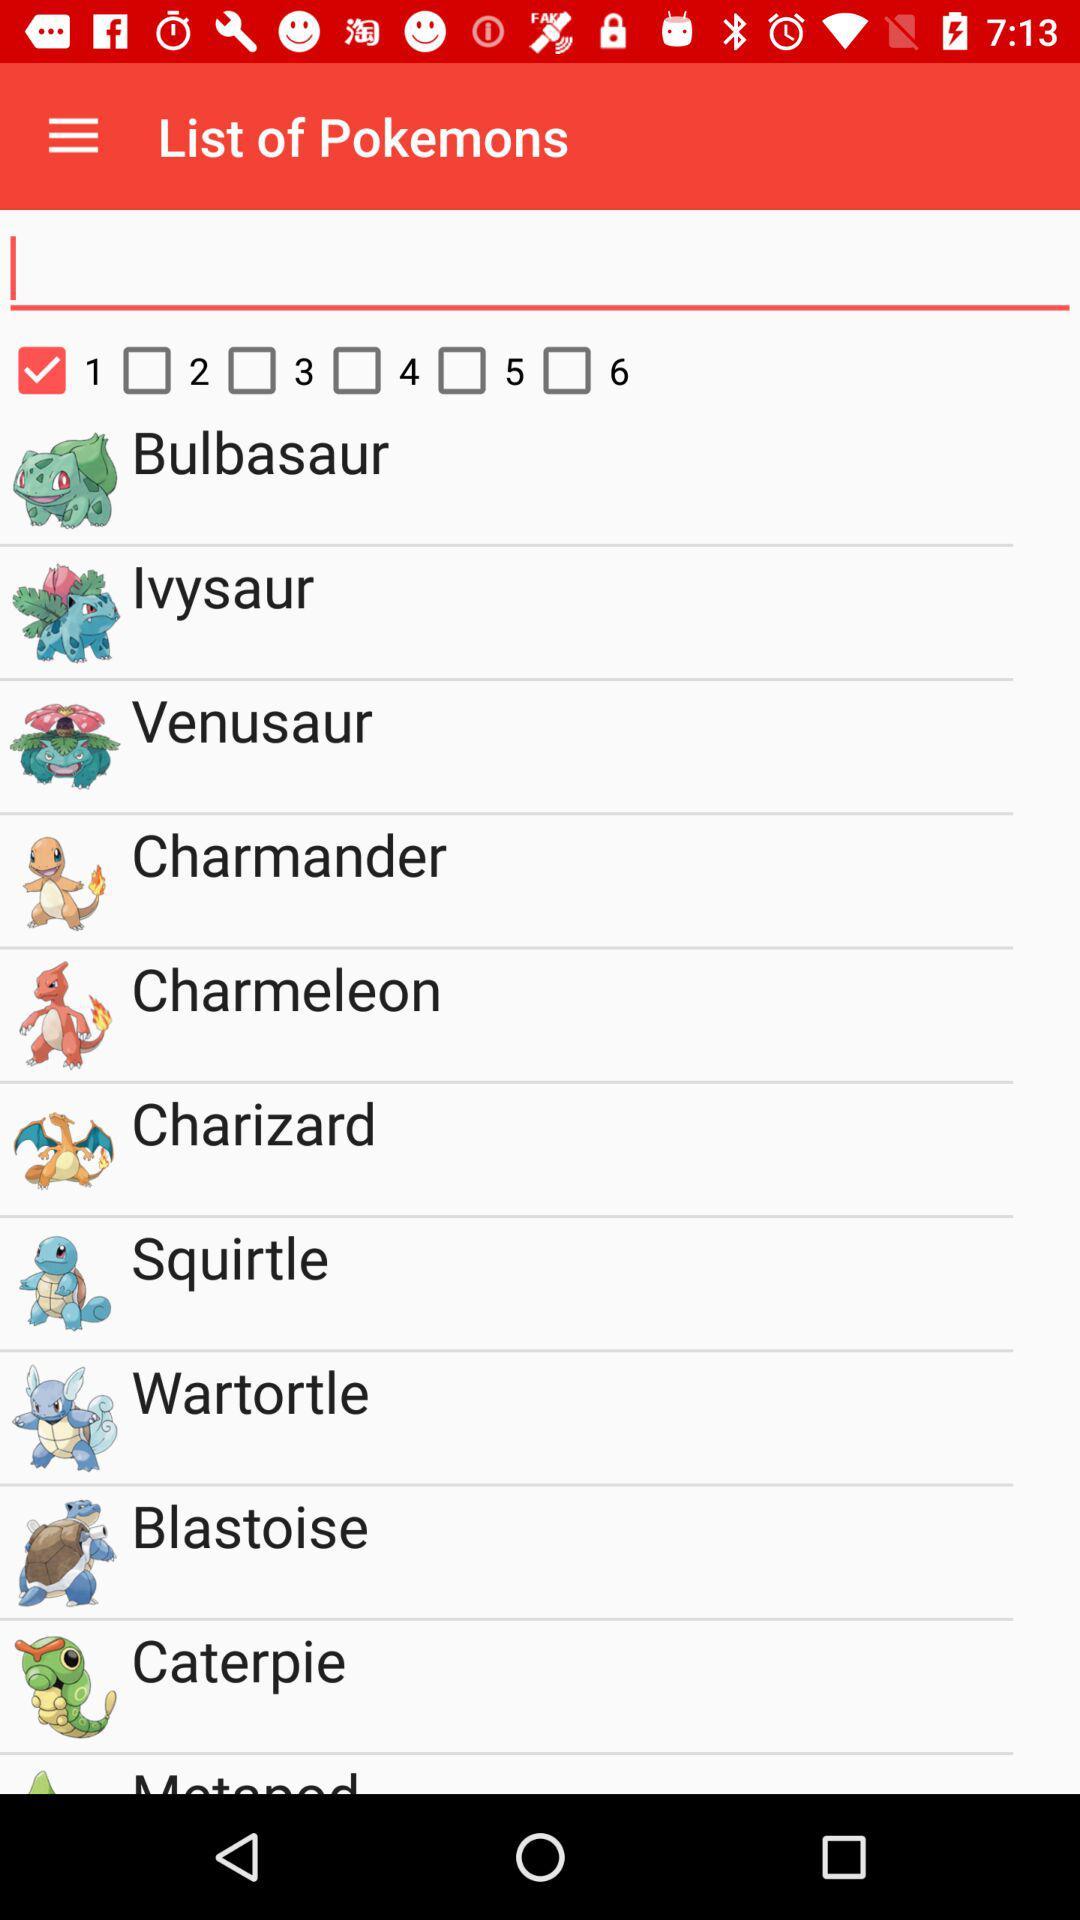 Image resolution: width=1080 pixels, height=1920 pixels. What do you see at coordinates (540, 268) in the screenshot?
I see `search bar` at bounding box center [540, 268].